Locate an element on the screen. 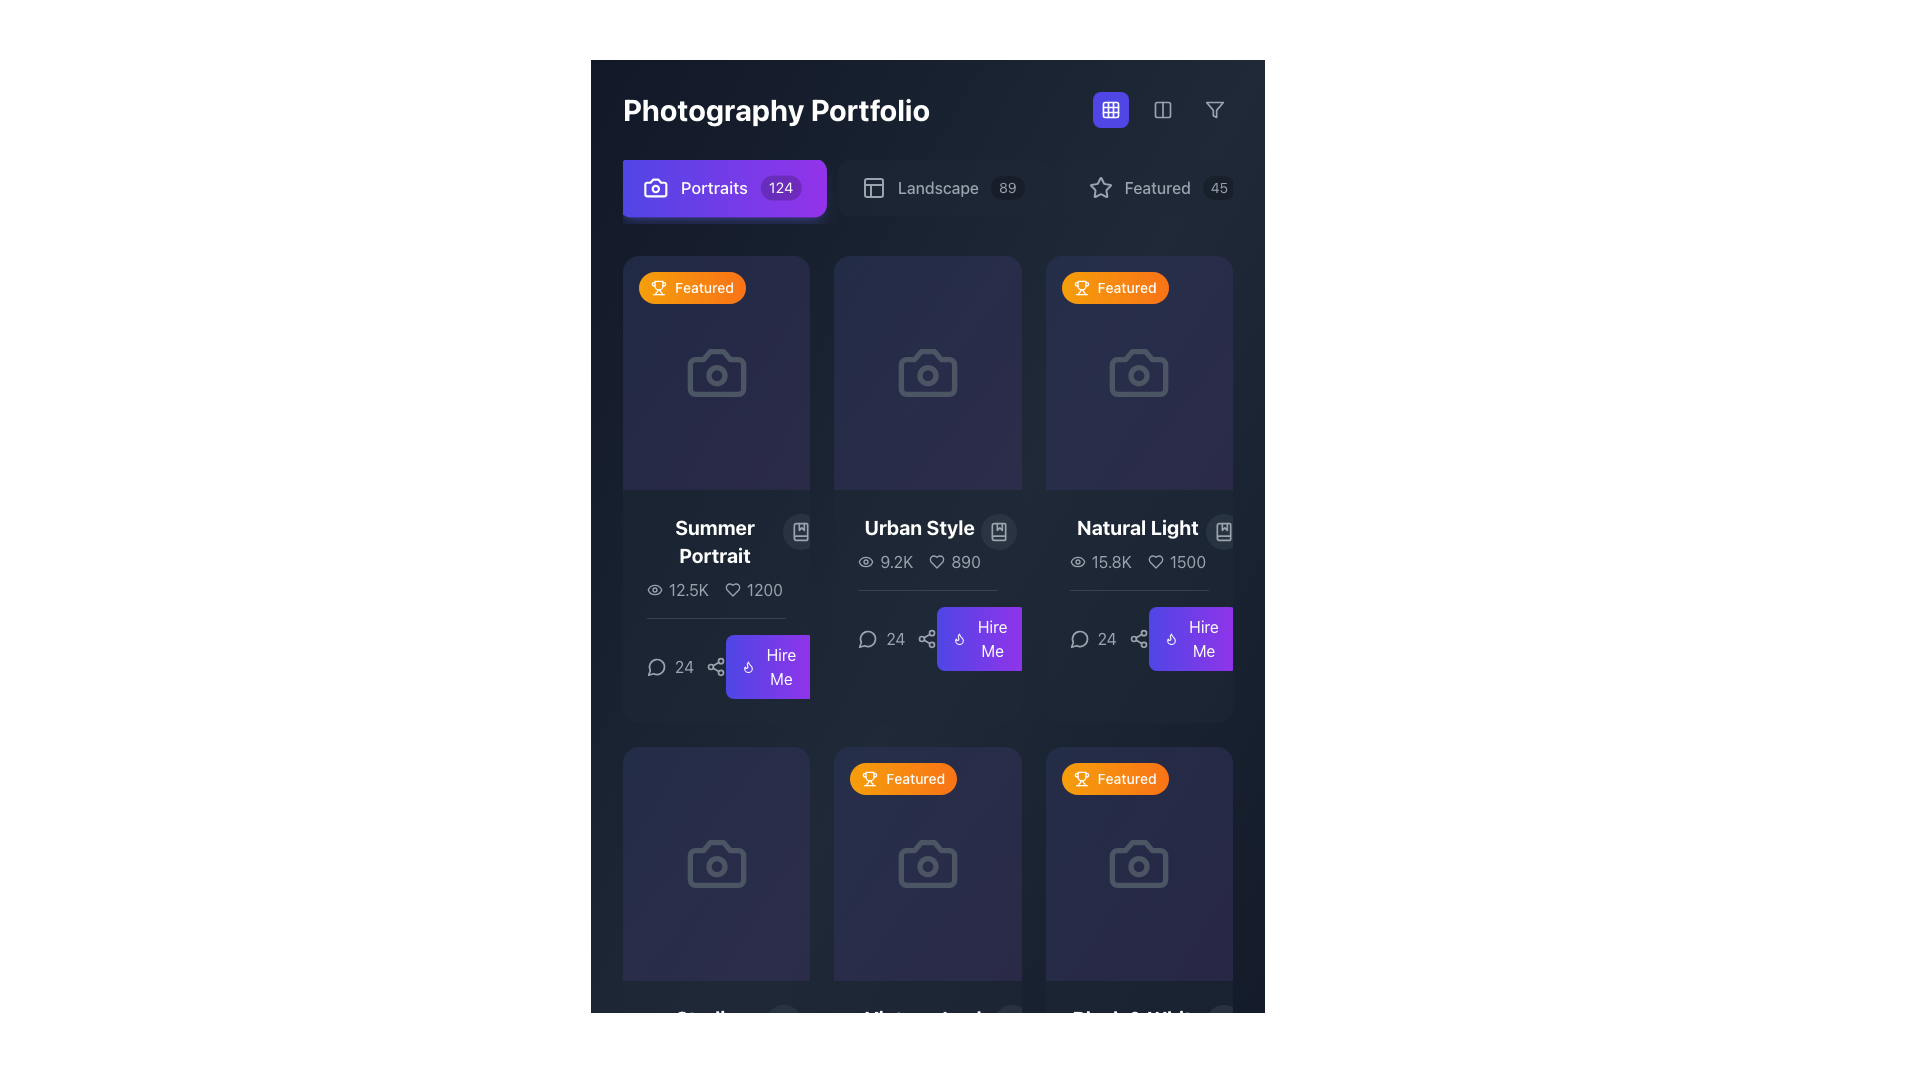 This screenshot has width=1920, height=1080. the 'Featured' icon located at the top-left corner of the card, which serves as a visual indicator within a highlighted badge is located at coordinates (870, 778).